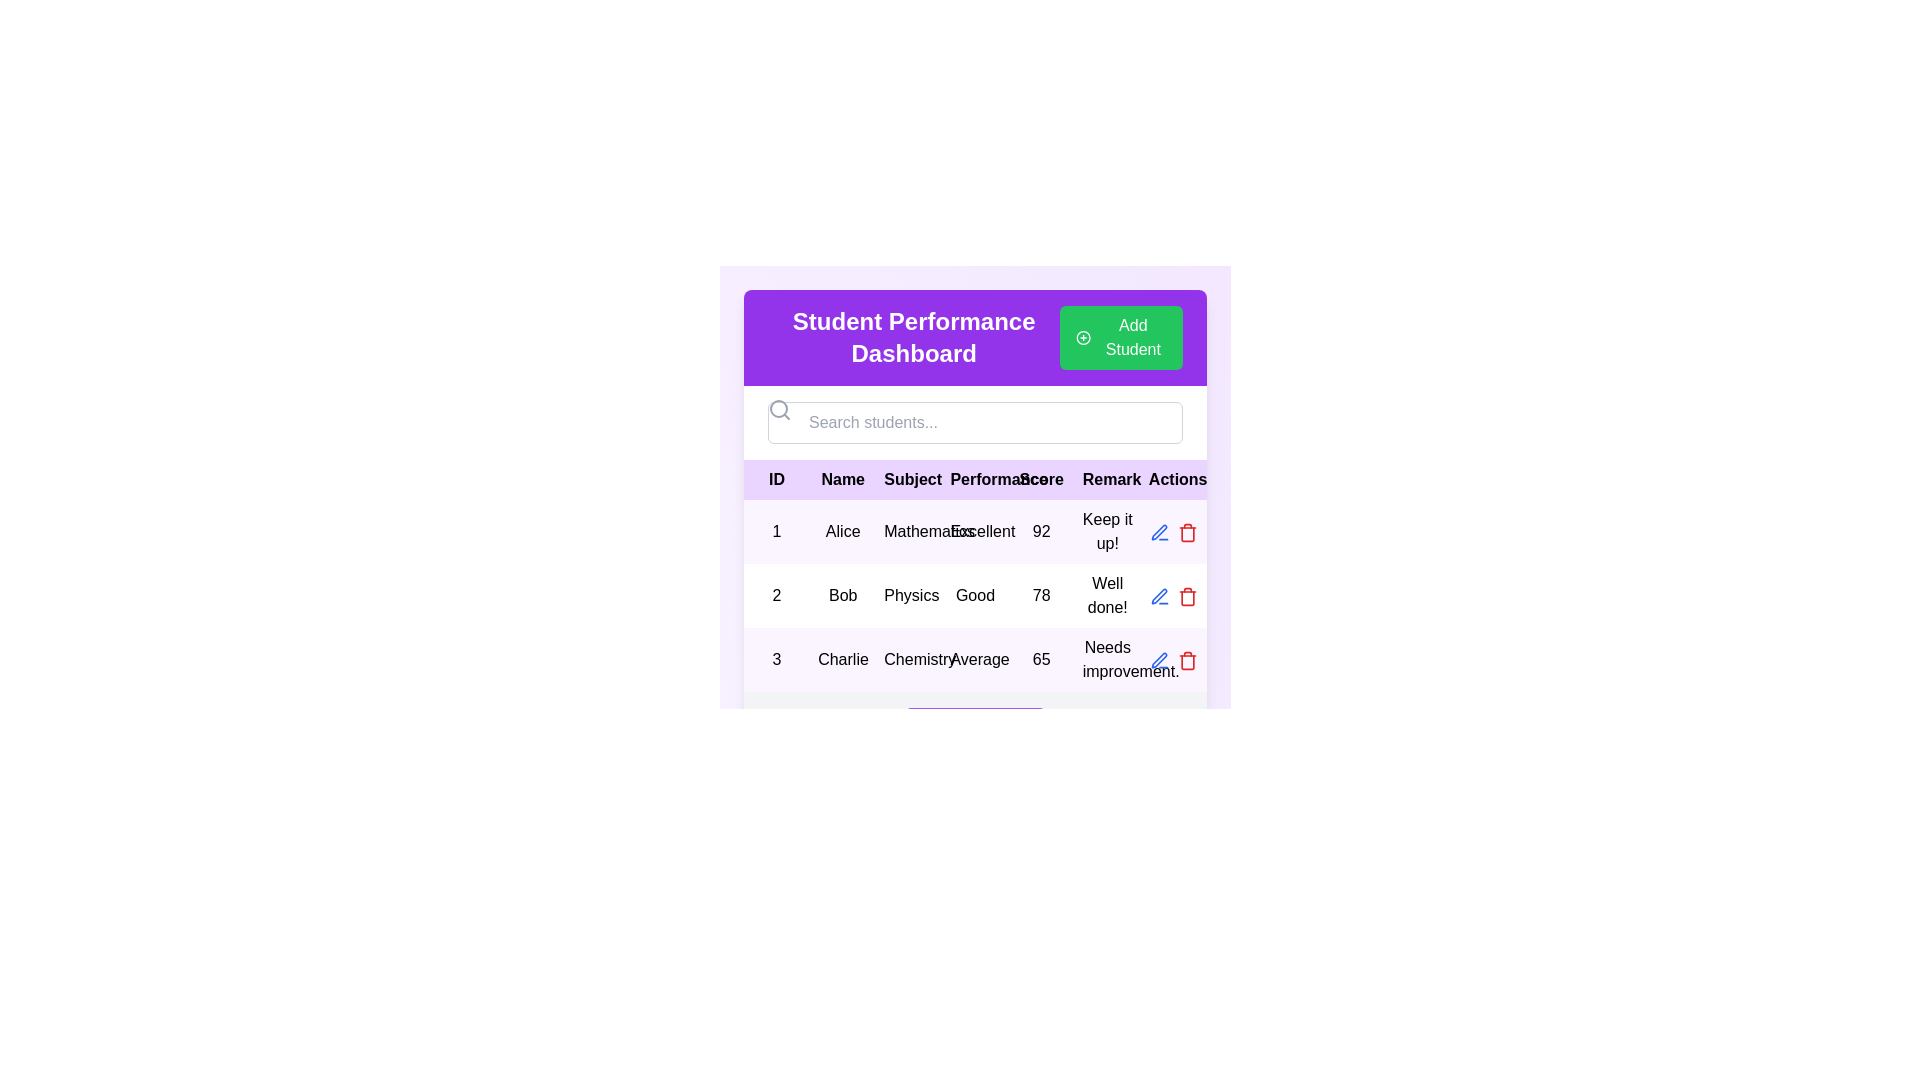 The height and width of the screenshot is (1080, 1920). What do you see at coordinates (975, 479) in the screenshot?
I see `text from the Table Header Row which has a purple background and contains labels such as 'ID', 'Name', 'Subject', 'Performance', 'Score', 'Remark', and 'Actions'` at bounding box center [975, 479].